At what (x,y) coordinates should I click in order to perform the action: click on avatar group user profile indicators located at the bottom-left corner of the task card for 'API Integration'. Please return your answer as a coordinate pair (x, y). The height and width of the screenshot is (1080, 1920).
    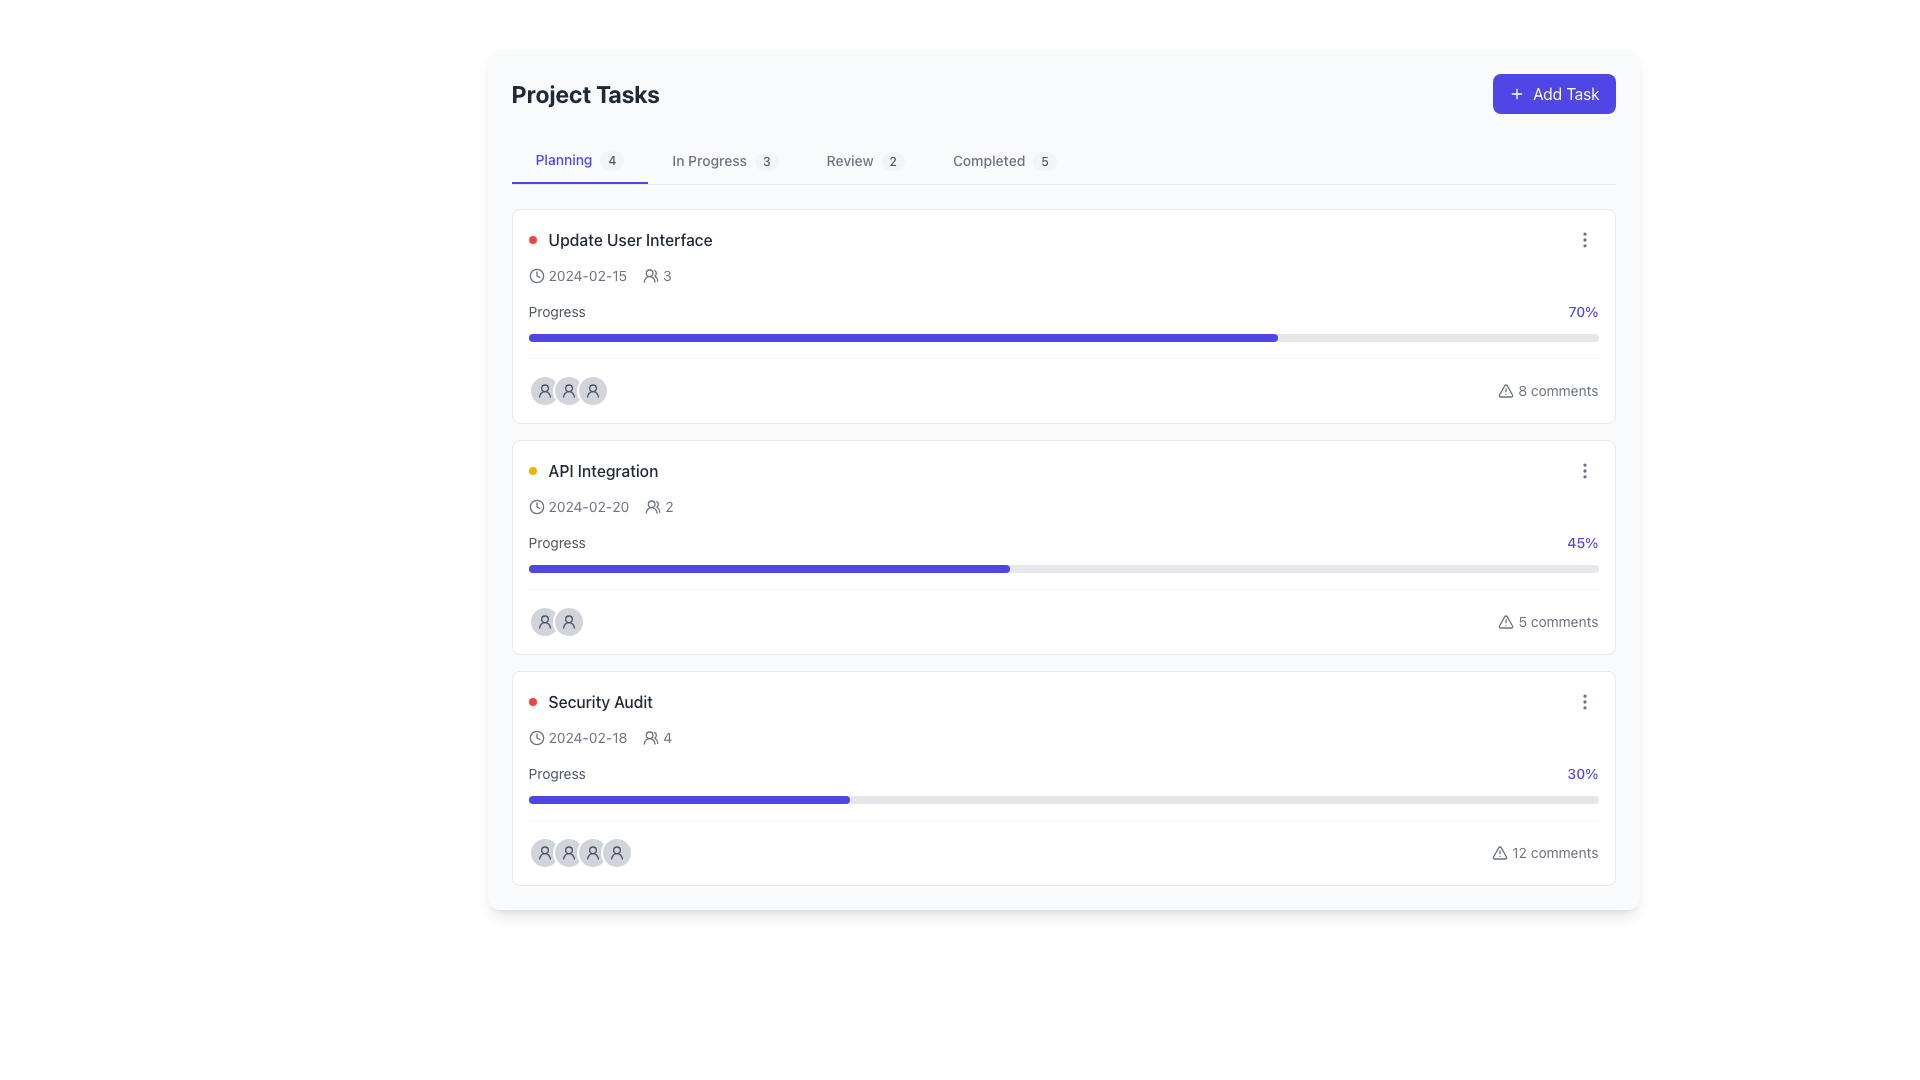
    Looking at the image, I should click on (556, 620).